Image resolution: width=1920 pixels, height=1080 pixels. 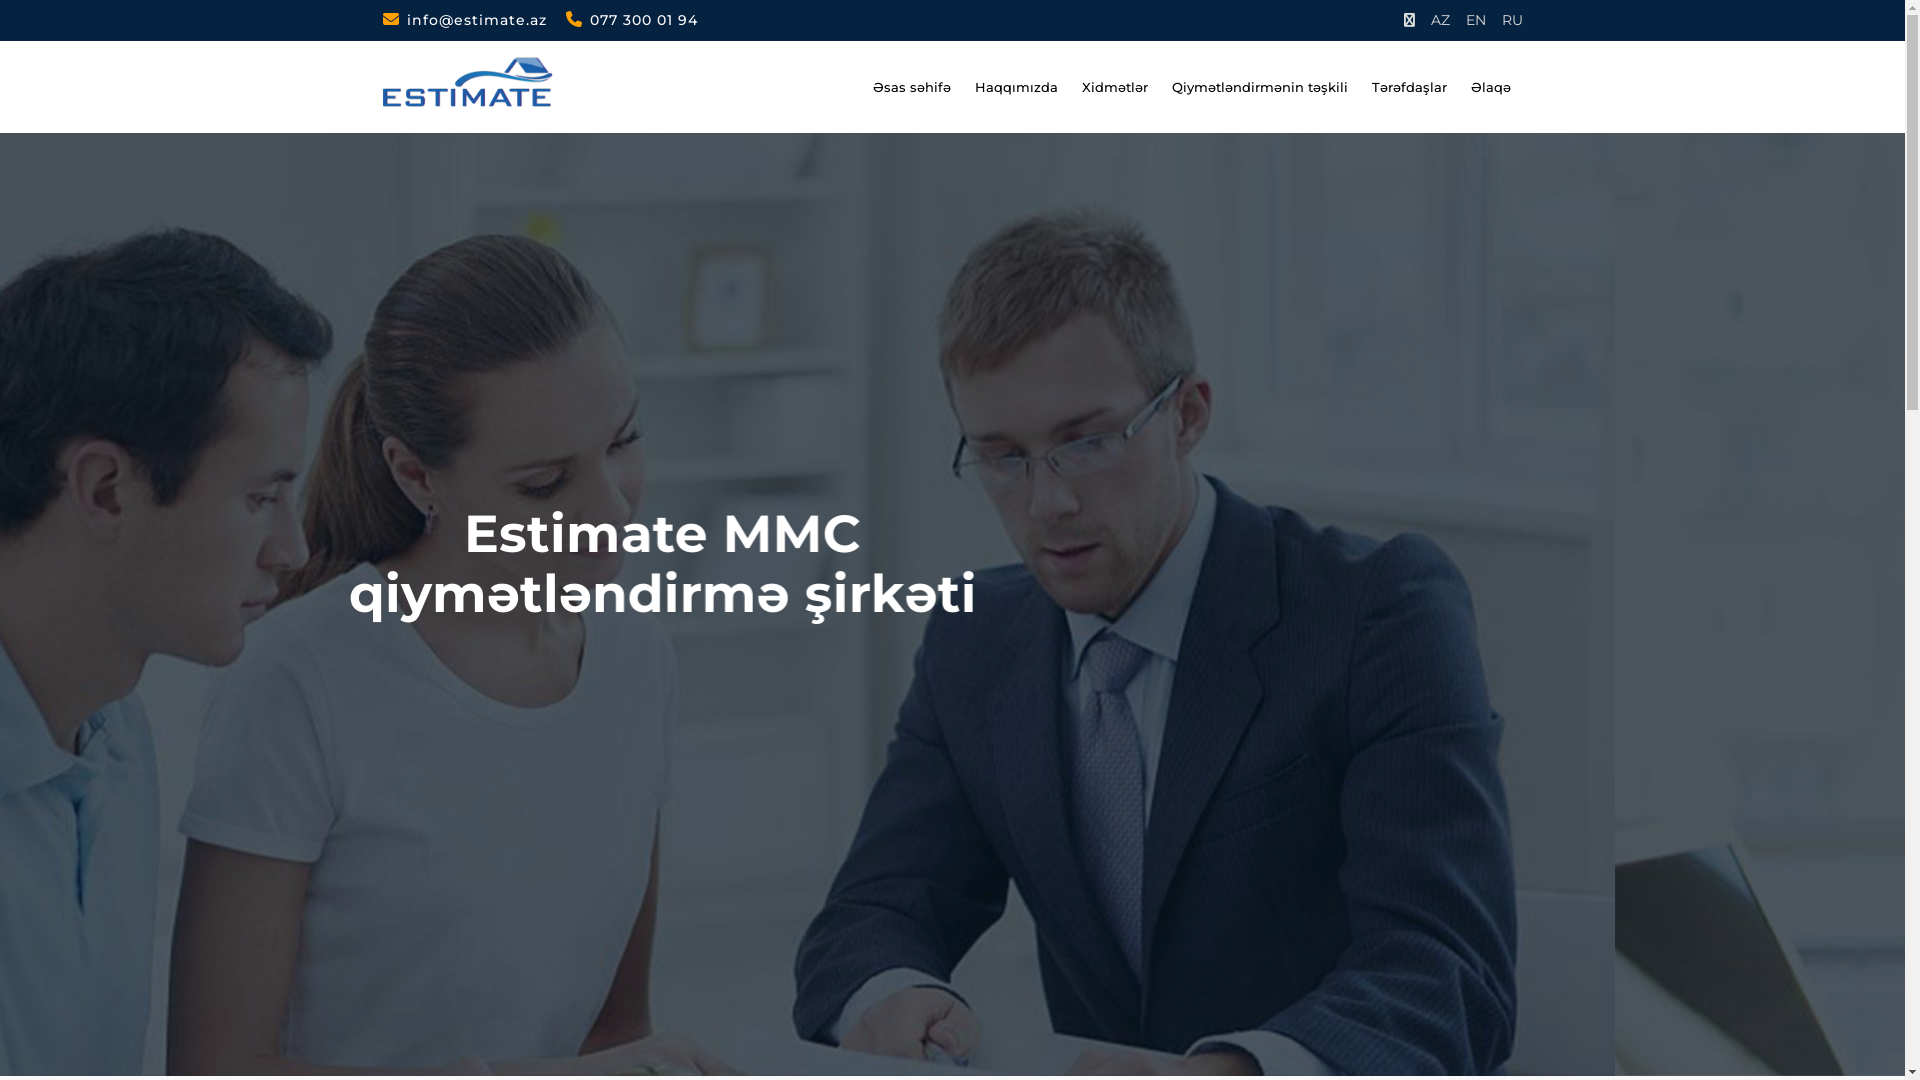 What do you see at coordinates (1476, 20) in the screenshot?
I see `'EN'` at bounding box center [1476, 20].